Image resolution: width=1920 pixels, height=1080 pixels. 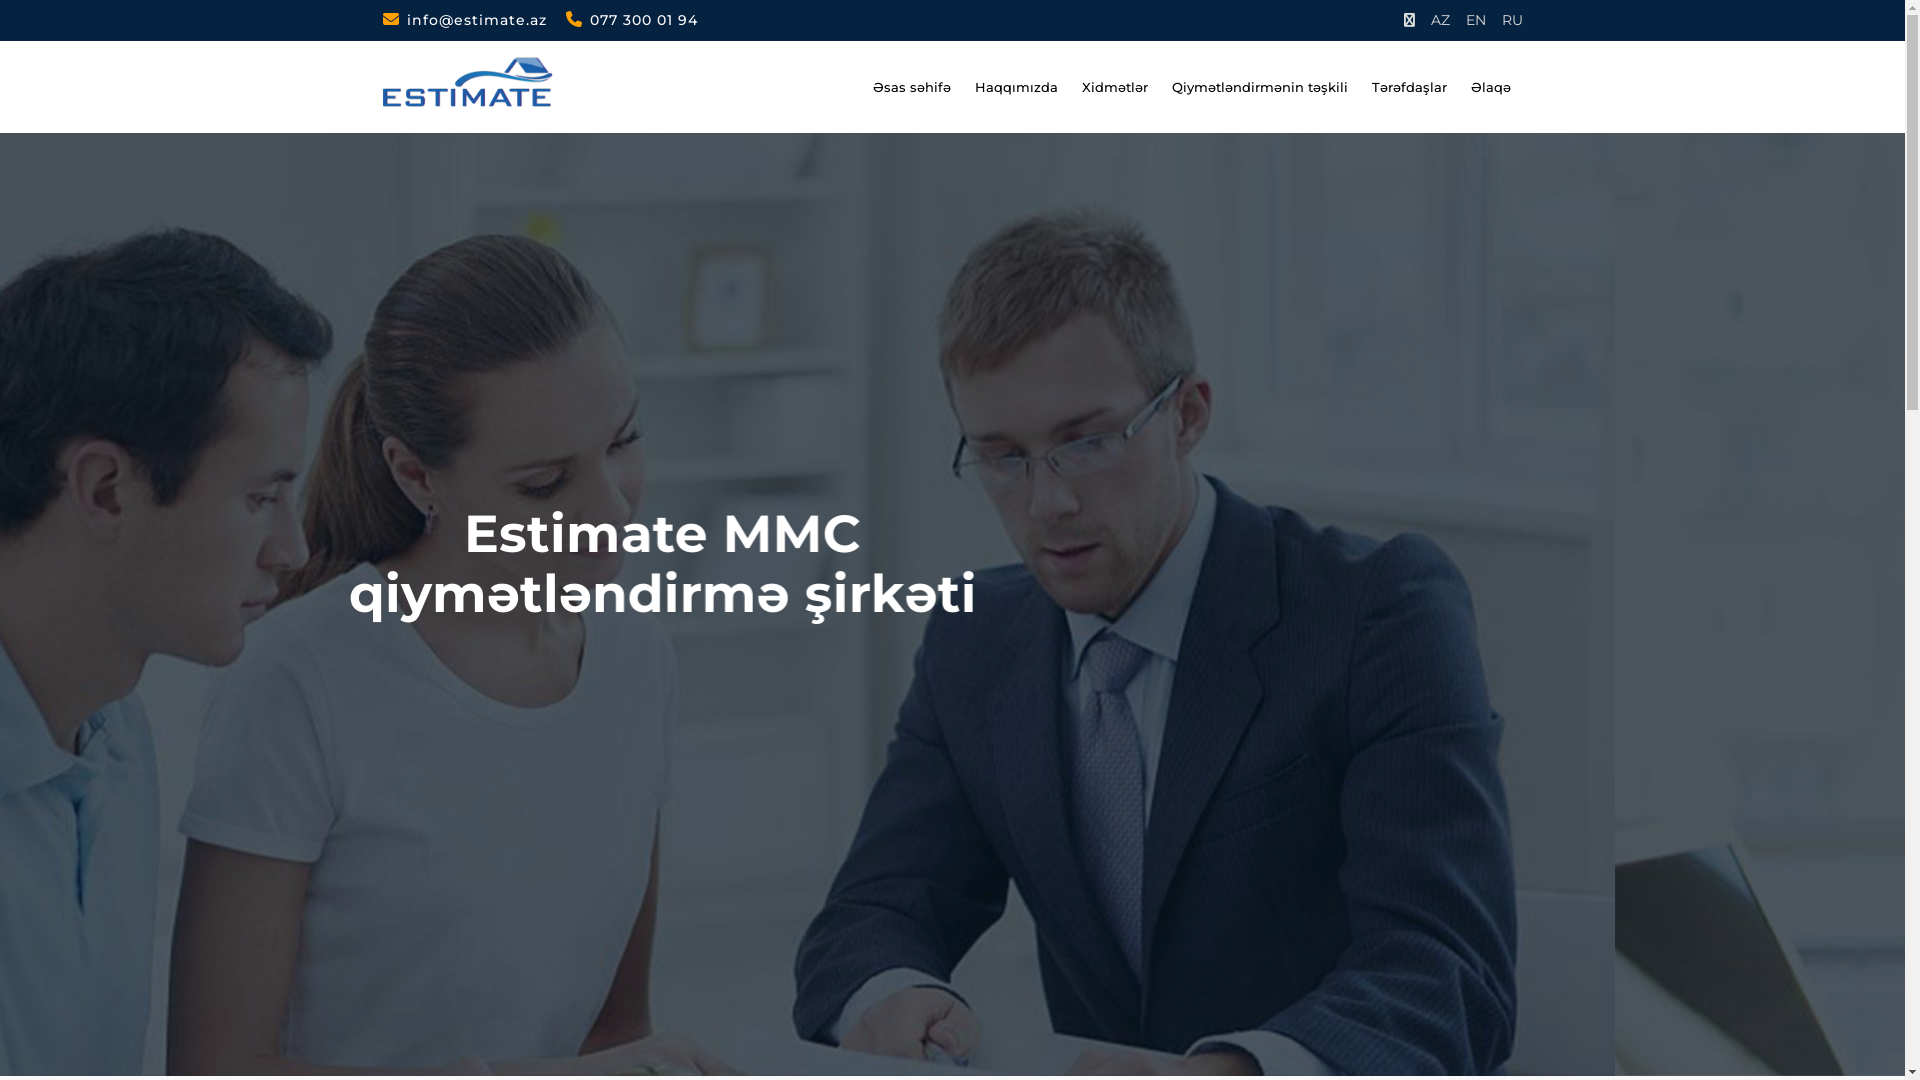 What do you see at coordinates (1476, 20) in the screenshot?
I see `'EN'` at bounding box center [1476, 20].